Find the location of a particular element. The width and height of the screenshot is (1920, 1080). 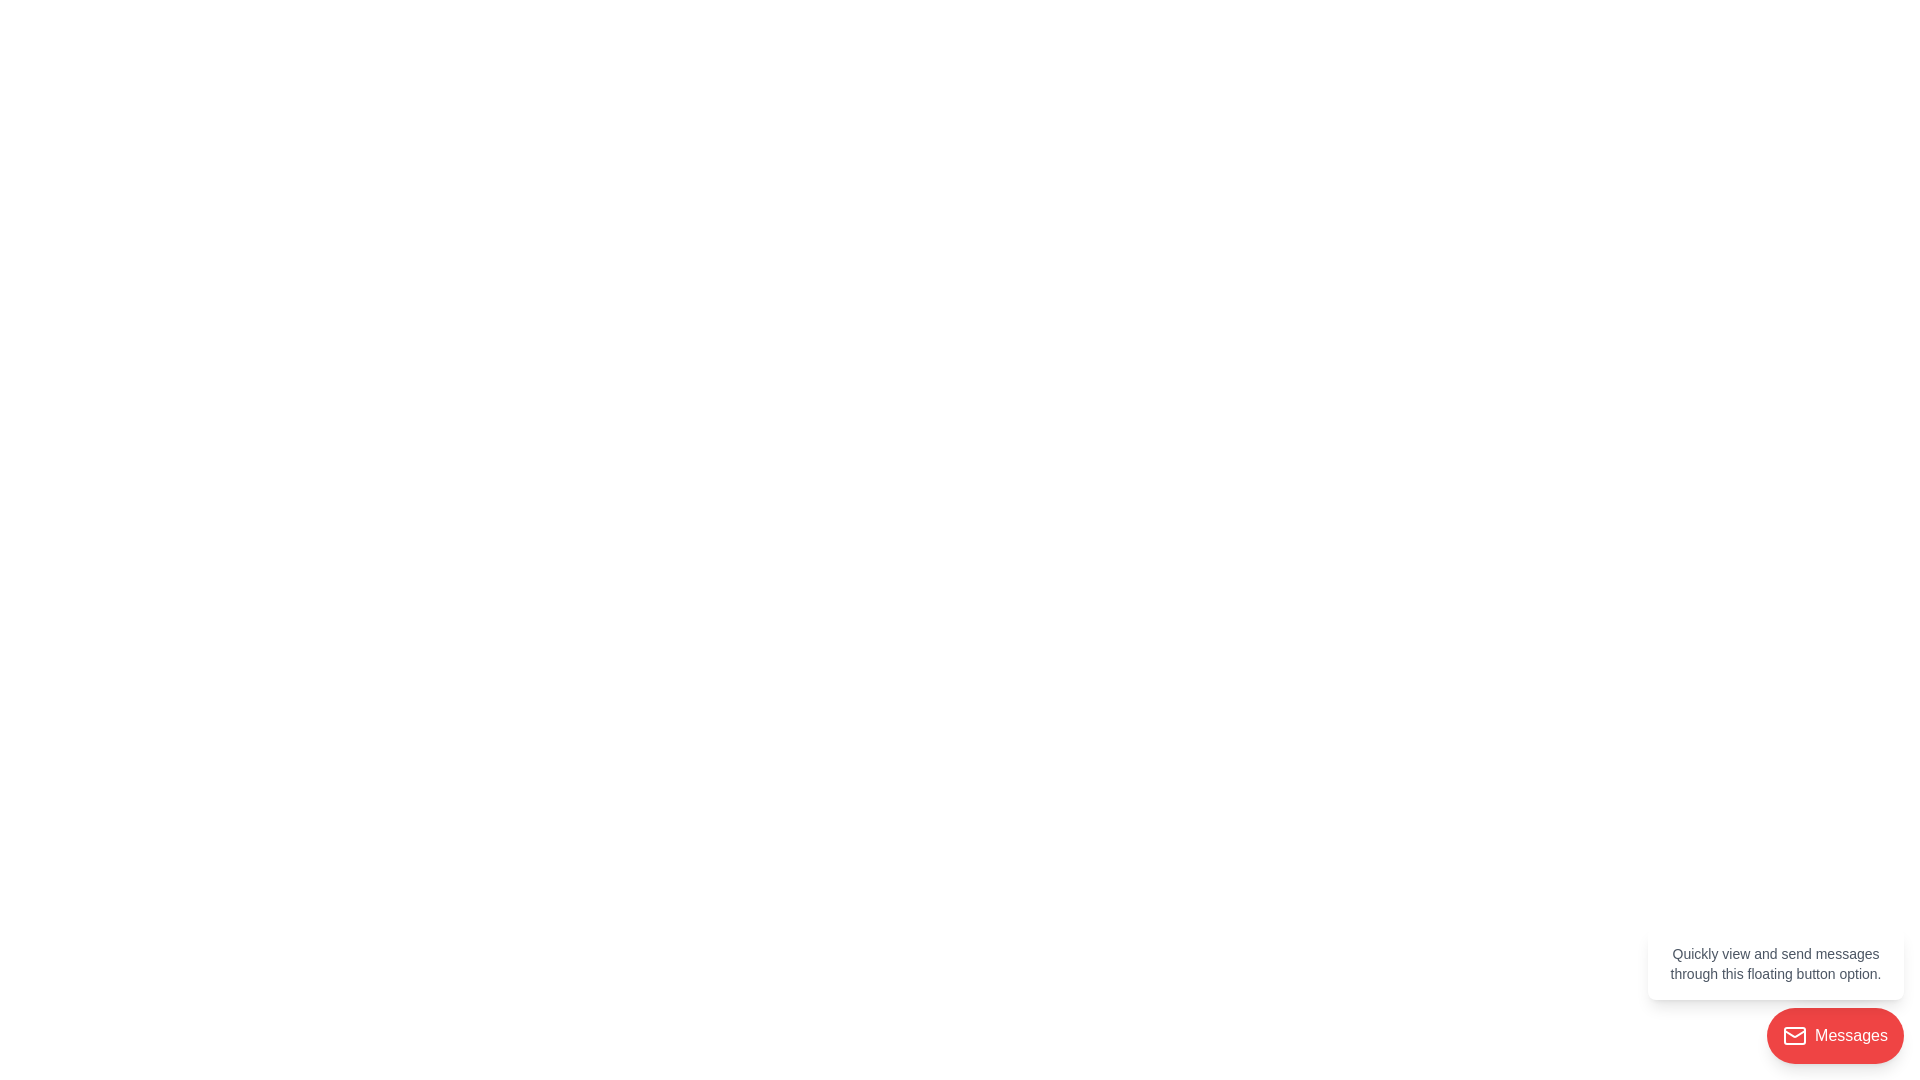

the floating red button labeled 'Messages' with an envelope icon near the bottom-right corner is located at coordinates (1835, 999).